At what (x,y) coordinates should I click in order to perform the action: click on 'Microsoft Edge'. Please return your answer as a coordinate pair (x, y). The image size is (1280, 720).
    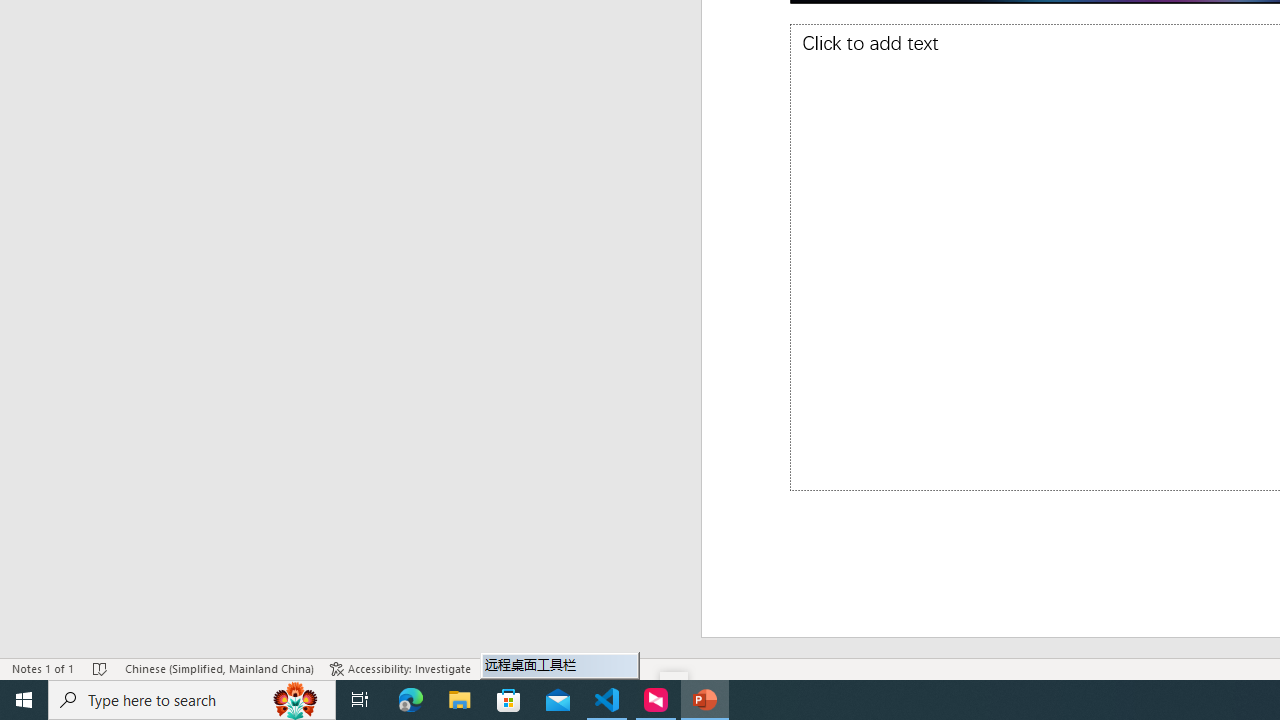
    Looking at the image, I should click on (410, 698).